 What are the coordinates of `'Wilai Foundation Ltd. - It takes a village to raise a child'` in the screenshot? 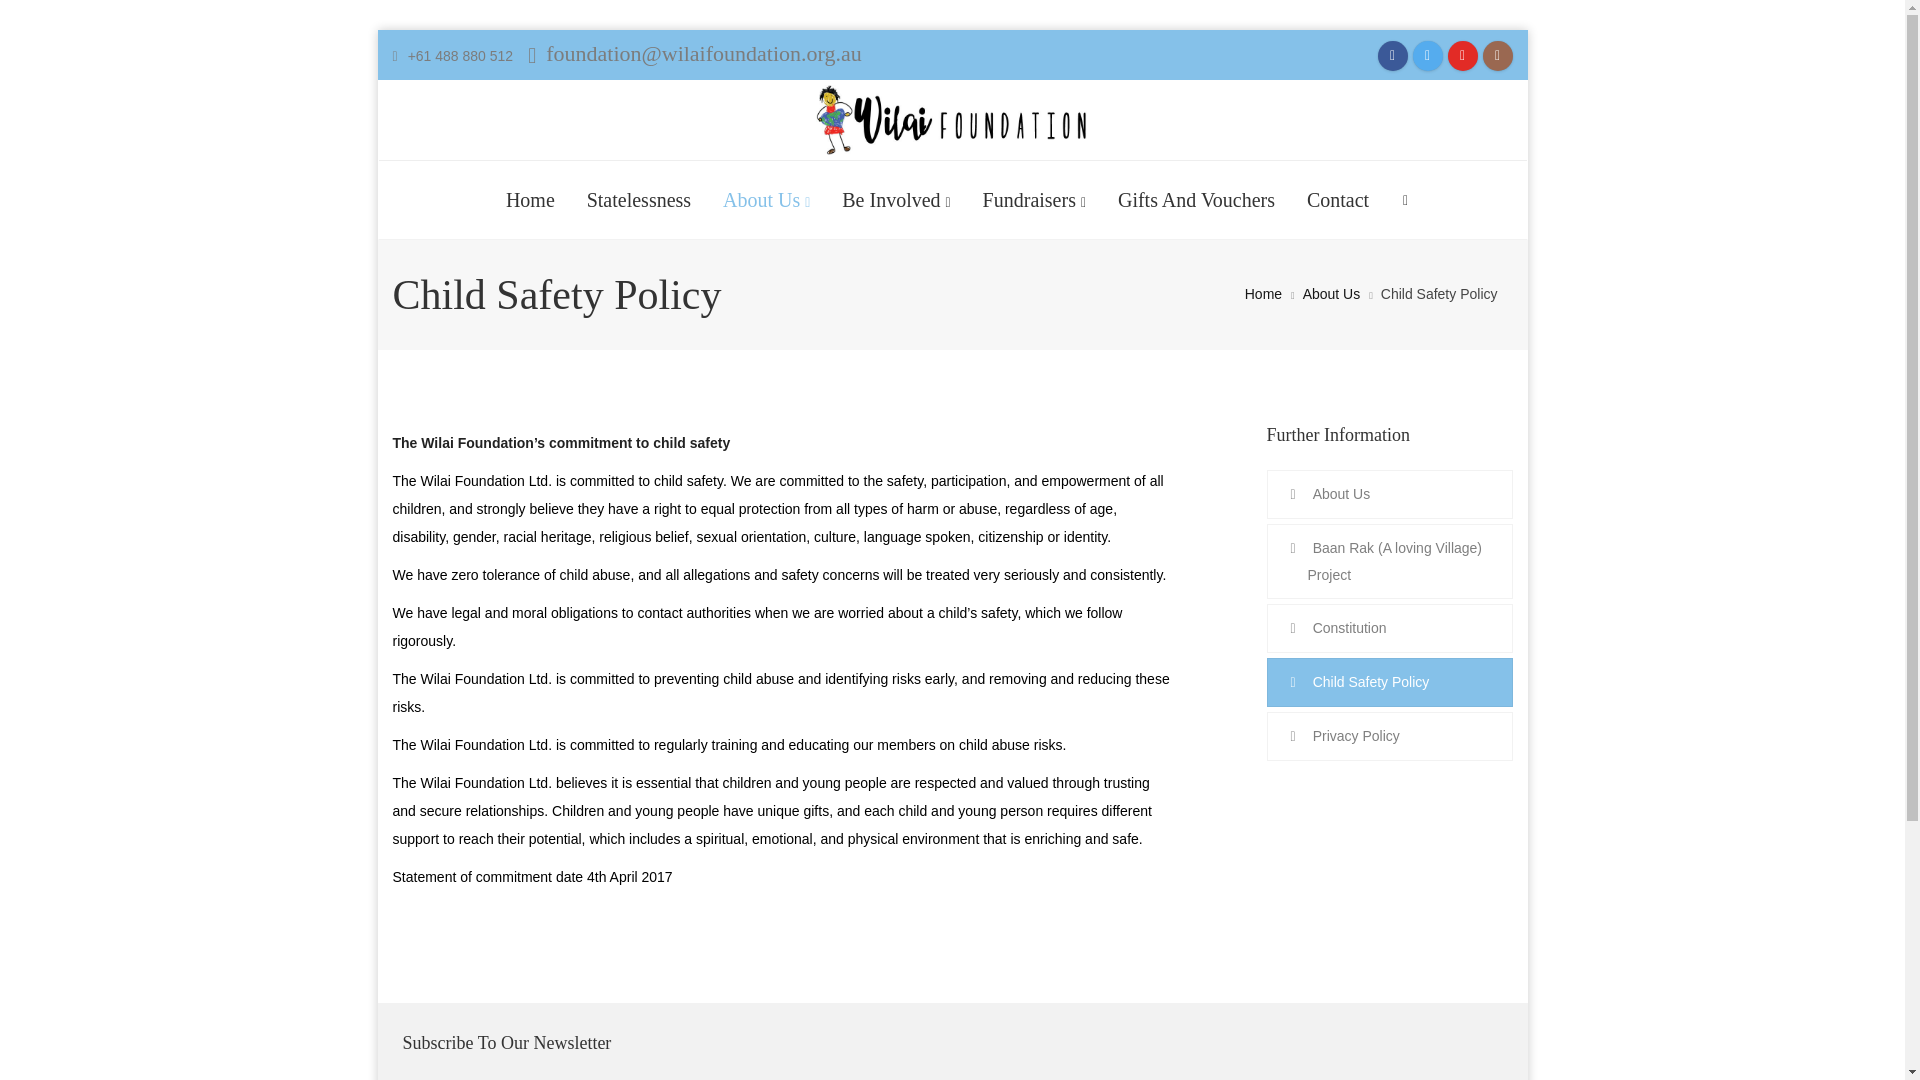 It's located at (950, 119).